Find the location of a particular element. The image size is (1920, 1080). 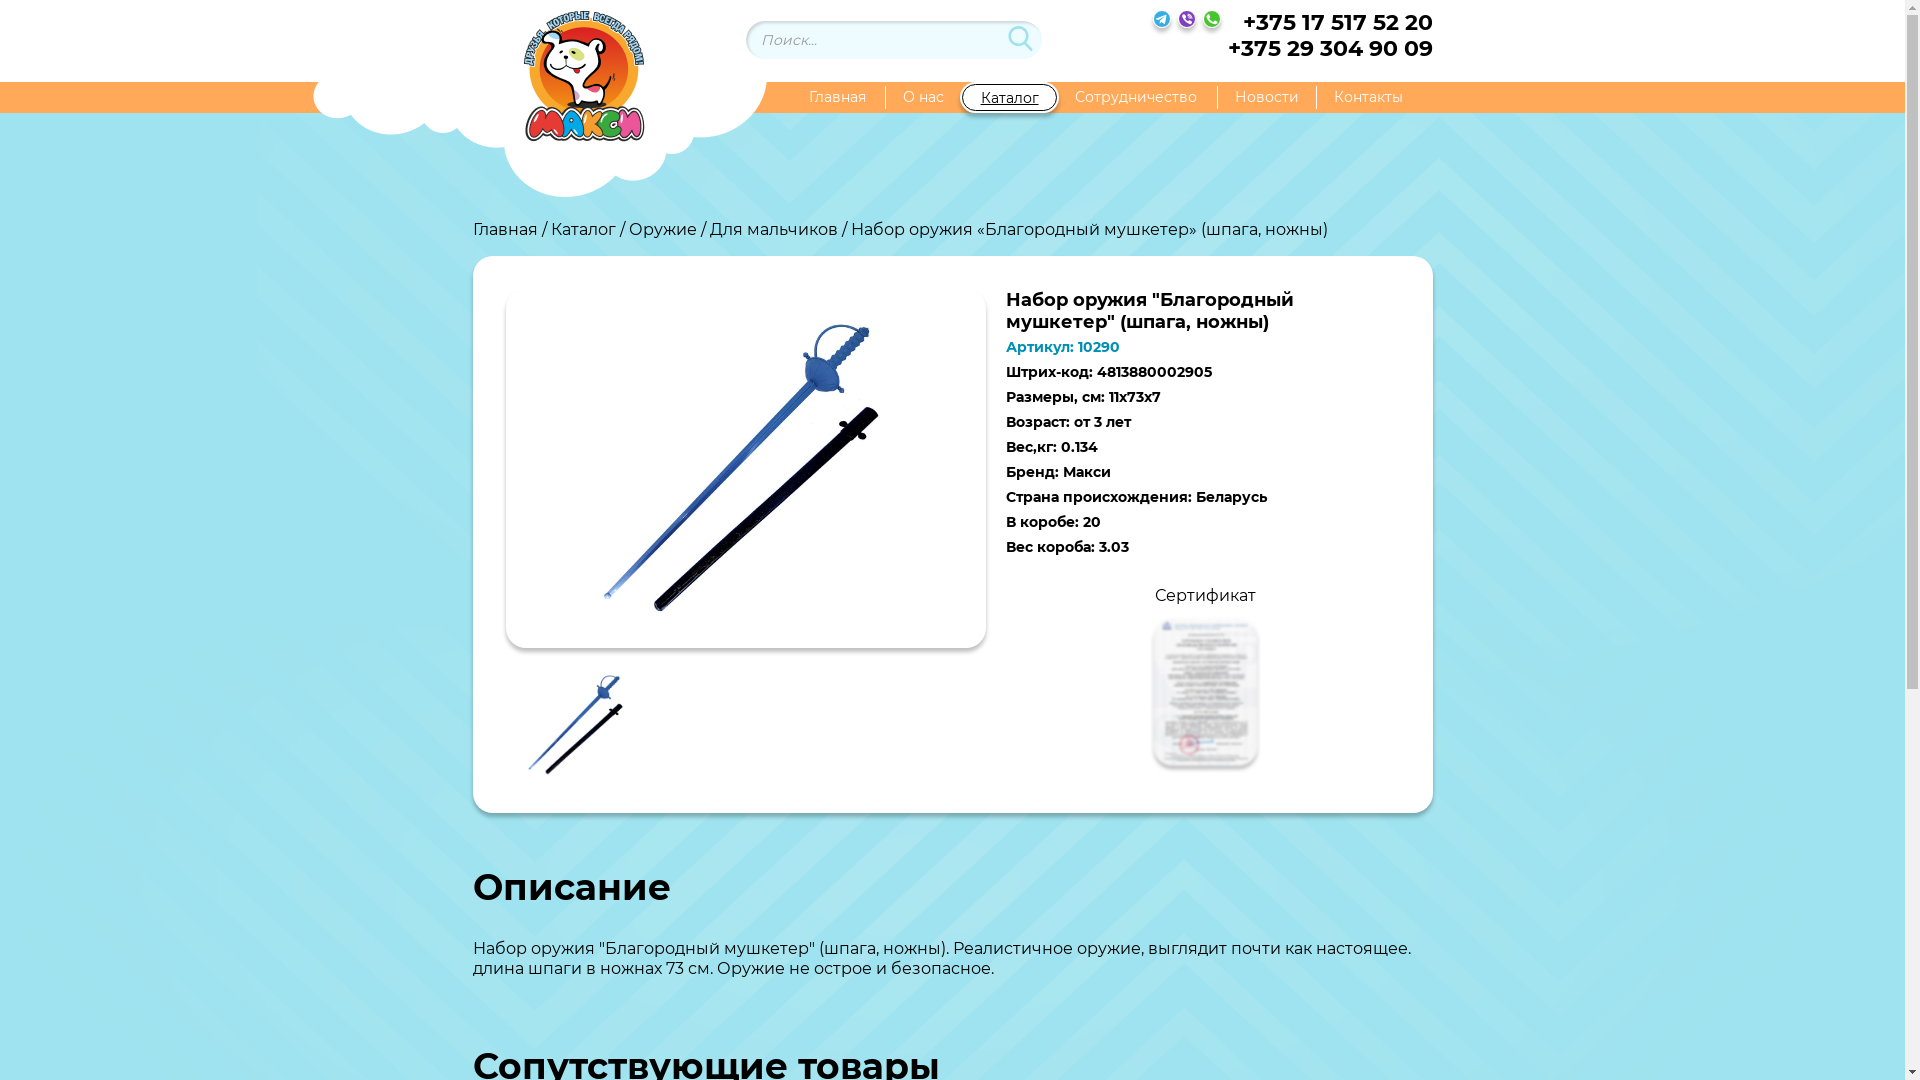

'+375 17 517 52 20' is located at coordinates (1330, 23).